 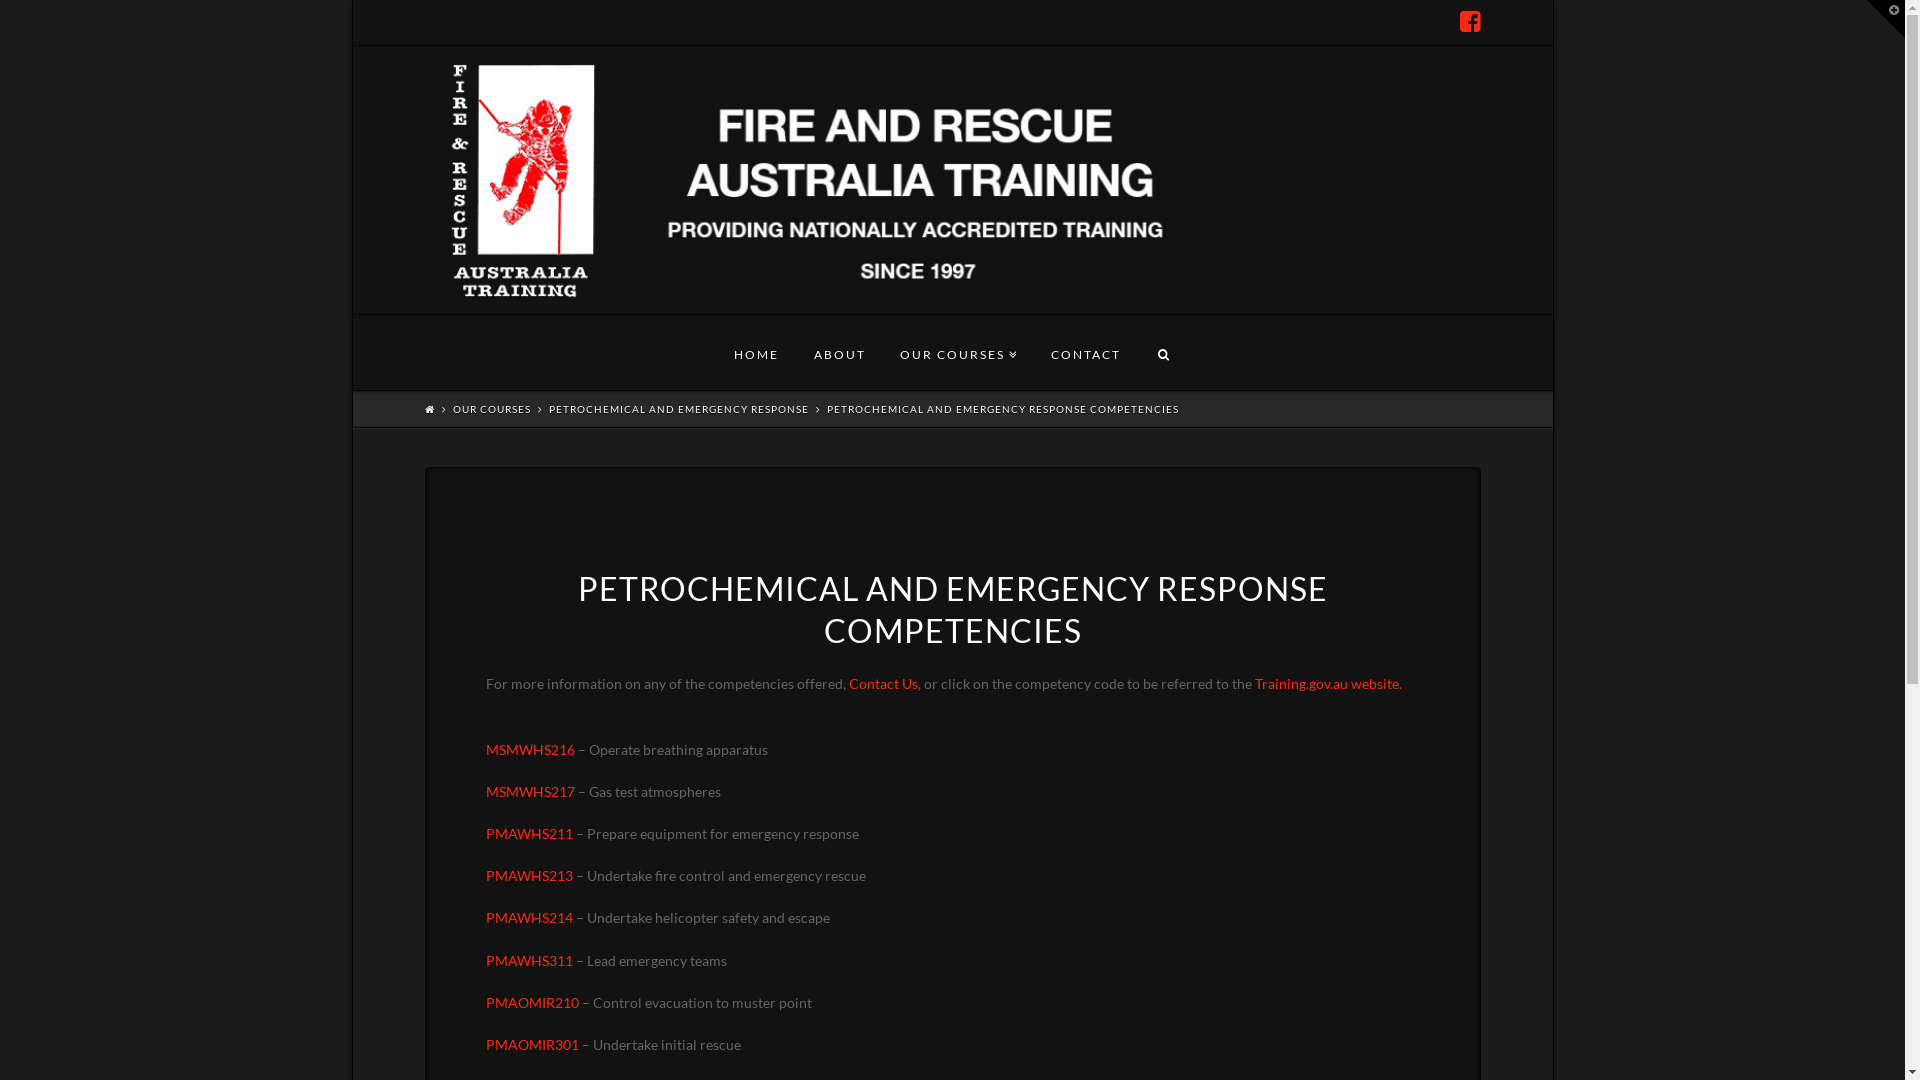 I want to click on 'MSMWHS216', so click(x=530, y=761).